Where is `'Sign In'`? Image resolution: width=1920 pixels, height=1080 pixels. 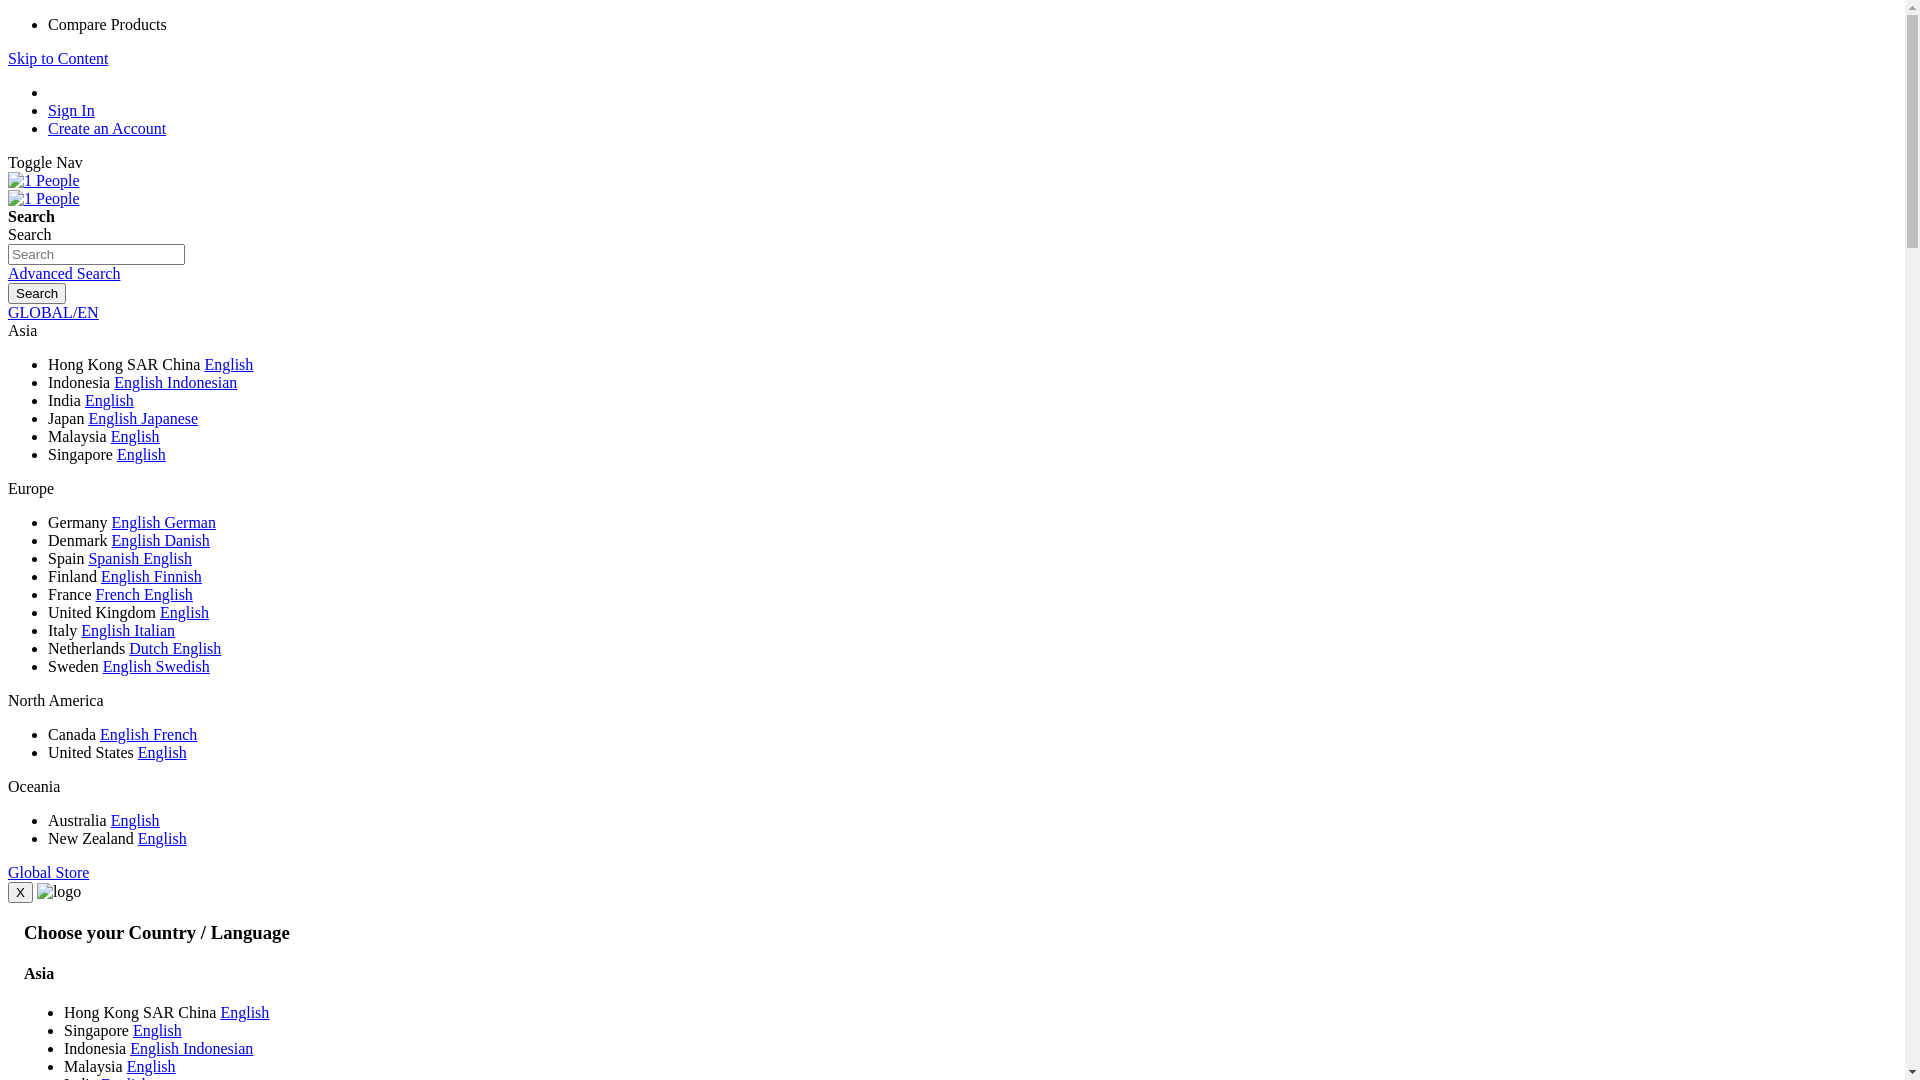 'Sign In' is located at coordinates (71, 110).